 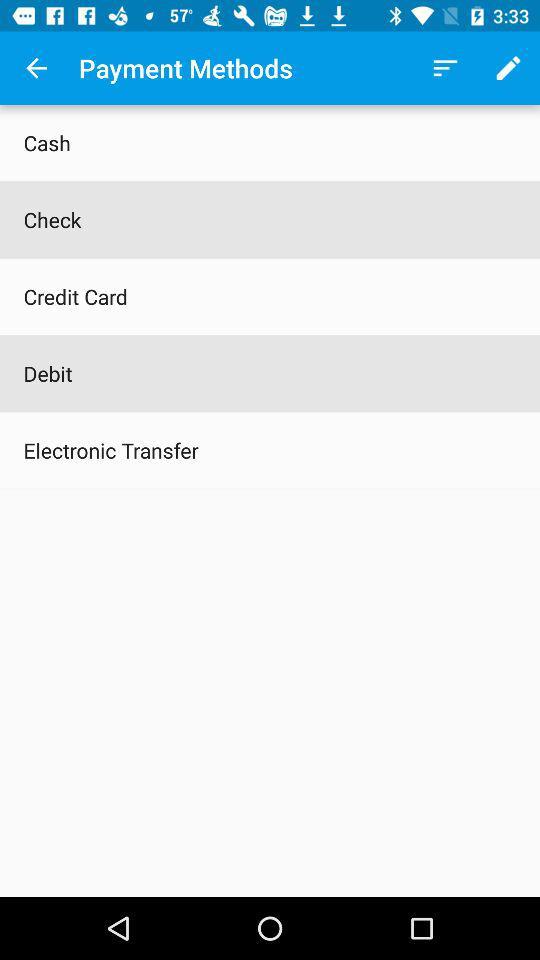 I want to click on the app to the right of payment methods, so click(x=445, y=68).